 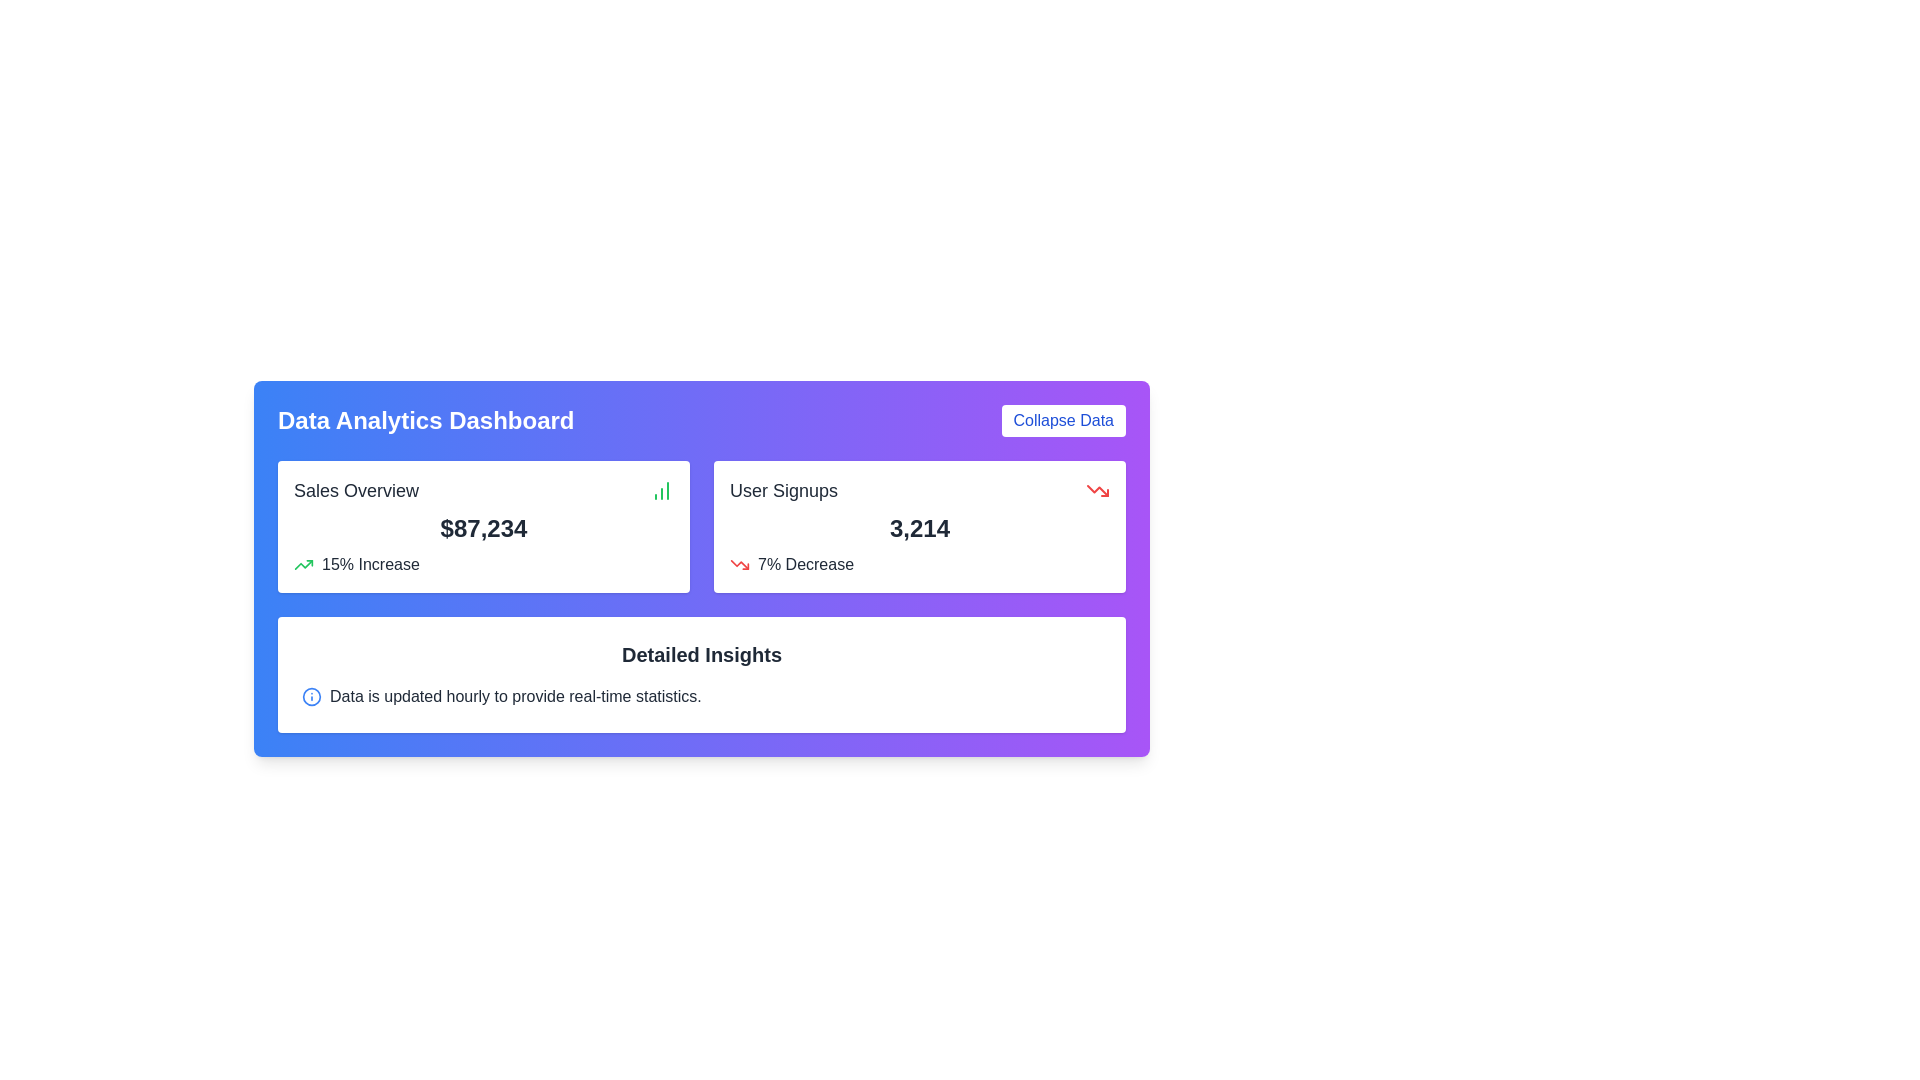 What do you see at coordinates (782, 490) in the screenshot?
I see `text from the 'User Signups' label, which is prominently displayed in bold at the top of its card on the right side of the dashboard` at bounding box center [782, 490].